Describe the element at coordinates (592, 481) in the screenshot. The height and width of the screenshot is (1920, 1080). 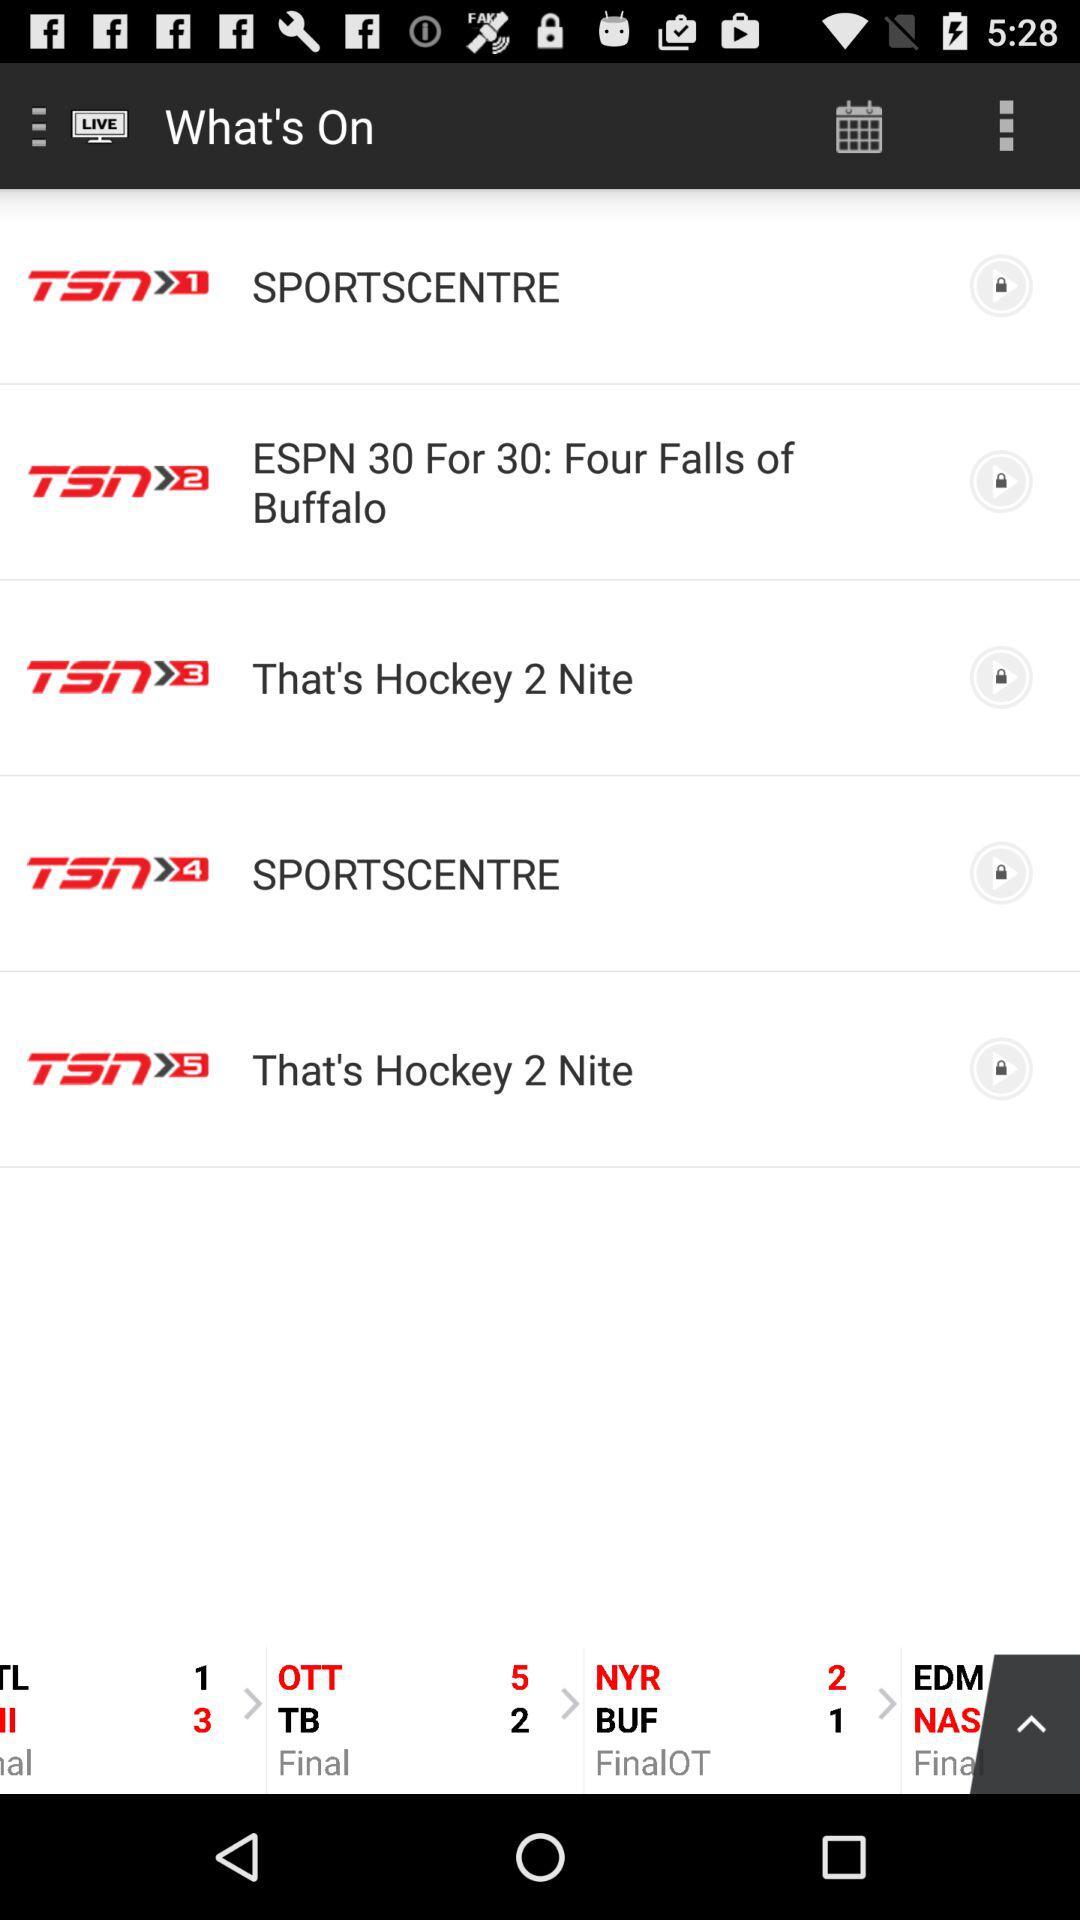
I see `the item above the that s hockey` at that location.